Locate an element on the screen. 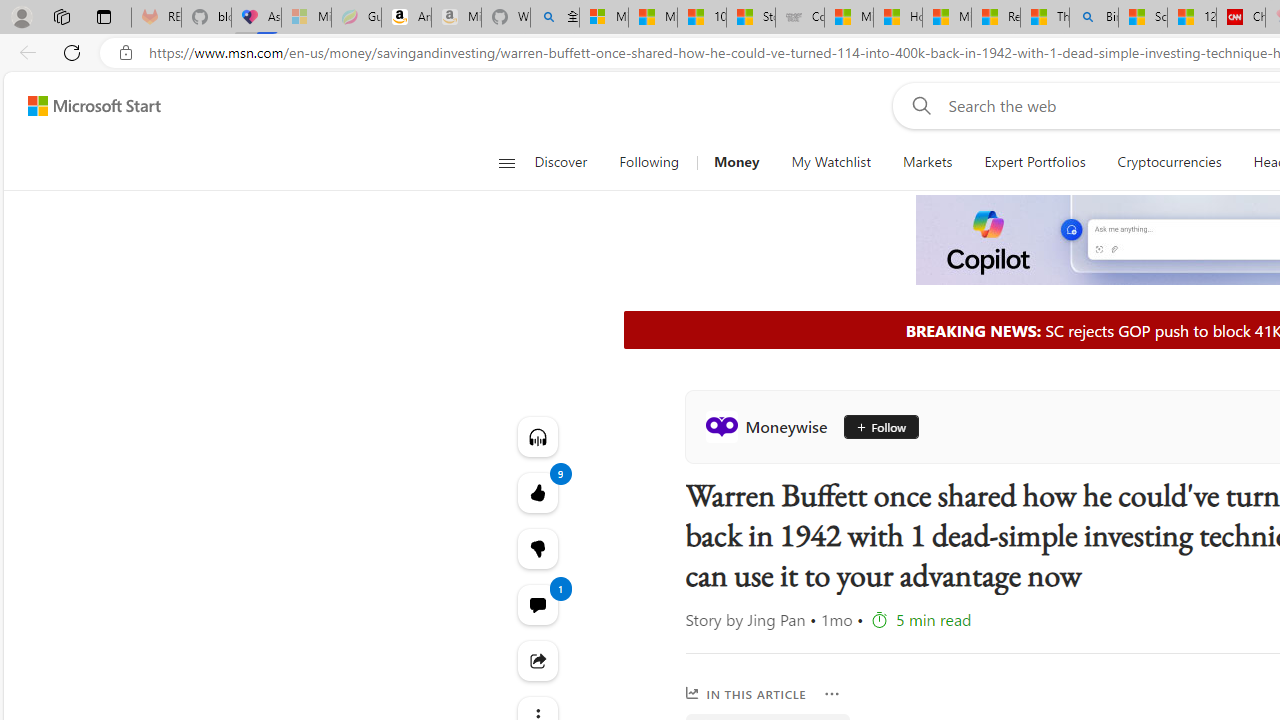 The height and width of the screenshot is (720, 1280). 'How I Got Rid of Microsoft Edge' is located at coordinates (896, 17).